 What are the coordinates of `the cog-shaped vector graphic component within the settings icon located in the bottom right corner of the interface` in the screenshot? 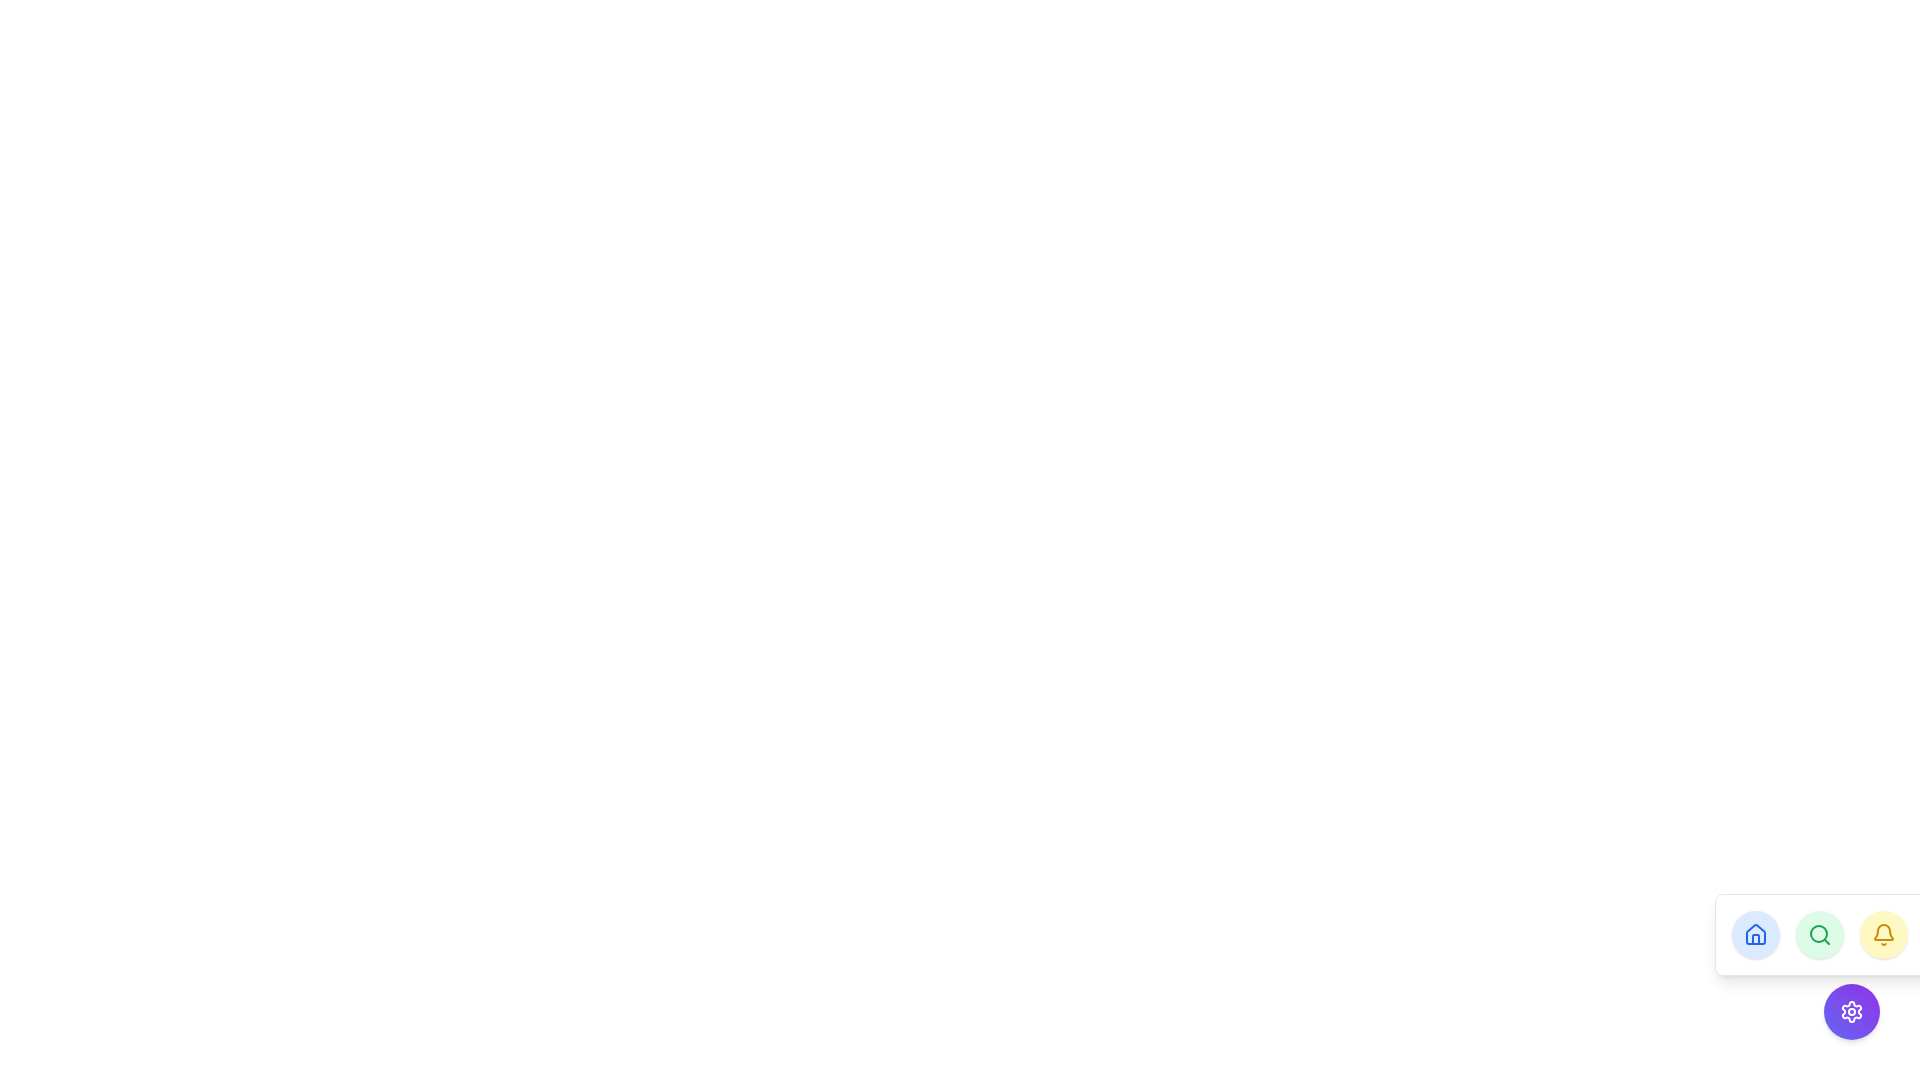 It's located at (1851, 1011).